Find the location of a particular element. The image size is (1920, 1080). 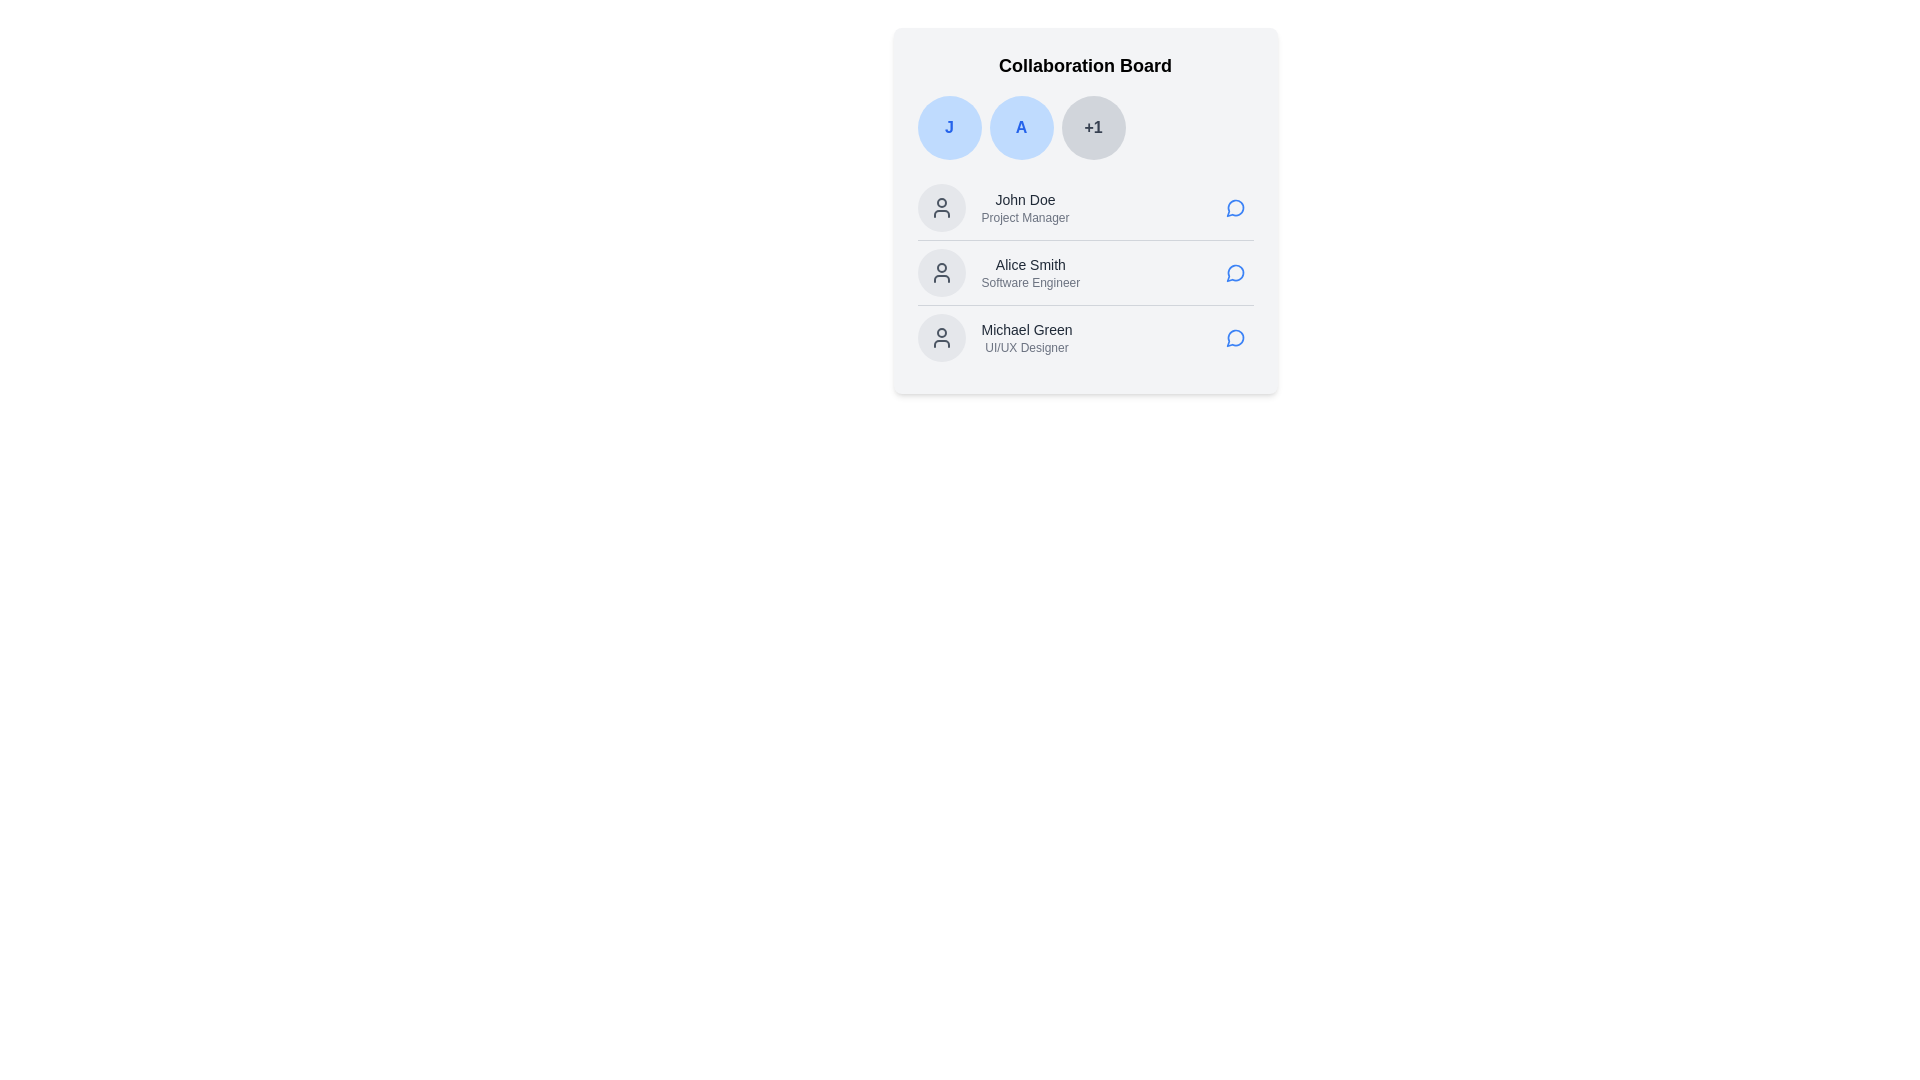

the circular icon button resembling a message, which is the third in a vertical list of similar icons, to initiate messaging is located at coordinates (1234, 337).